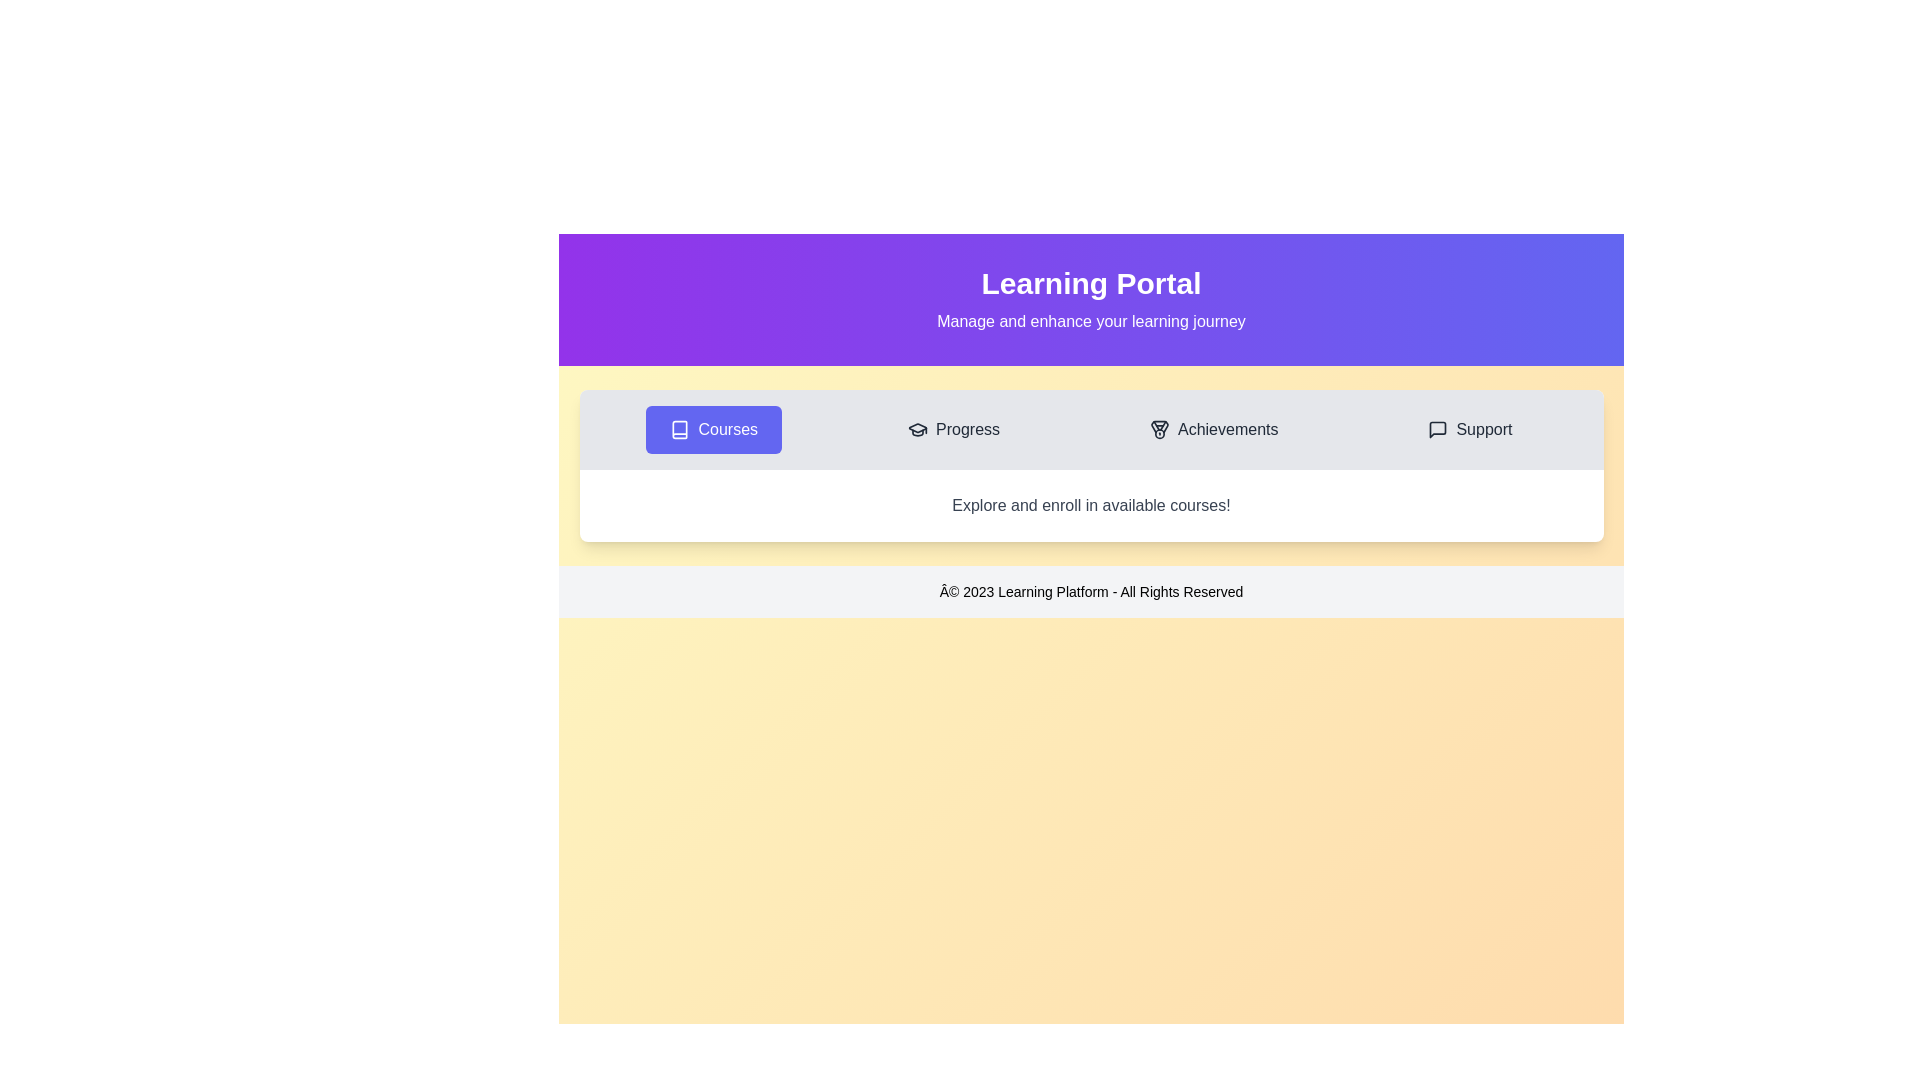  What do you see at coordinates (1437, 428) in the screenshot?
I see `the 'Support' button that contains a chat bubble icon on its left side` at bounding box center [1437, 428].